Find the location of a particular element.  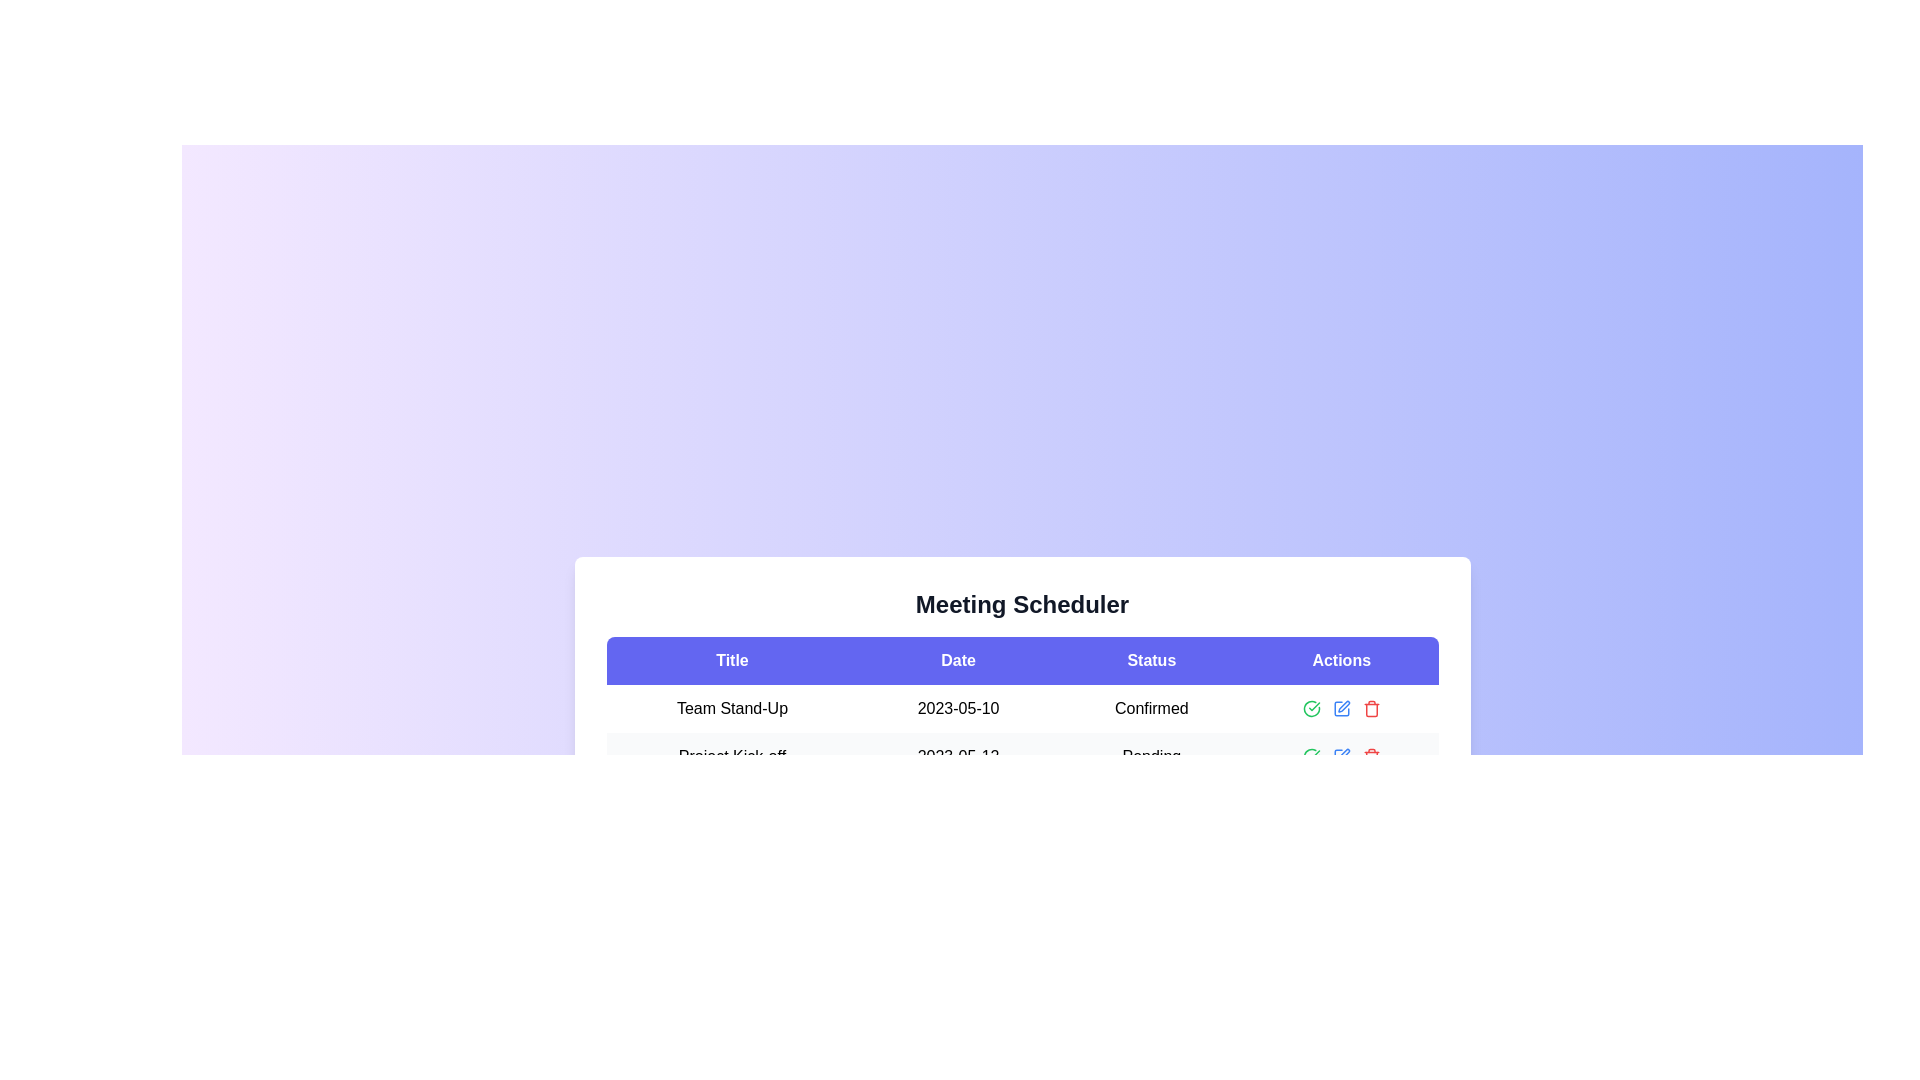

the icon button resembling a square outline, located as the second icon from the left in its action group is located at coordinates (1341, 756).